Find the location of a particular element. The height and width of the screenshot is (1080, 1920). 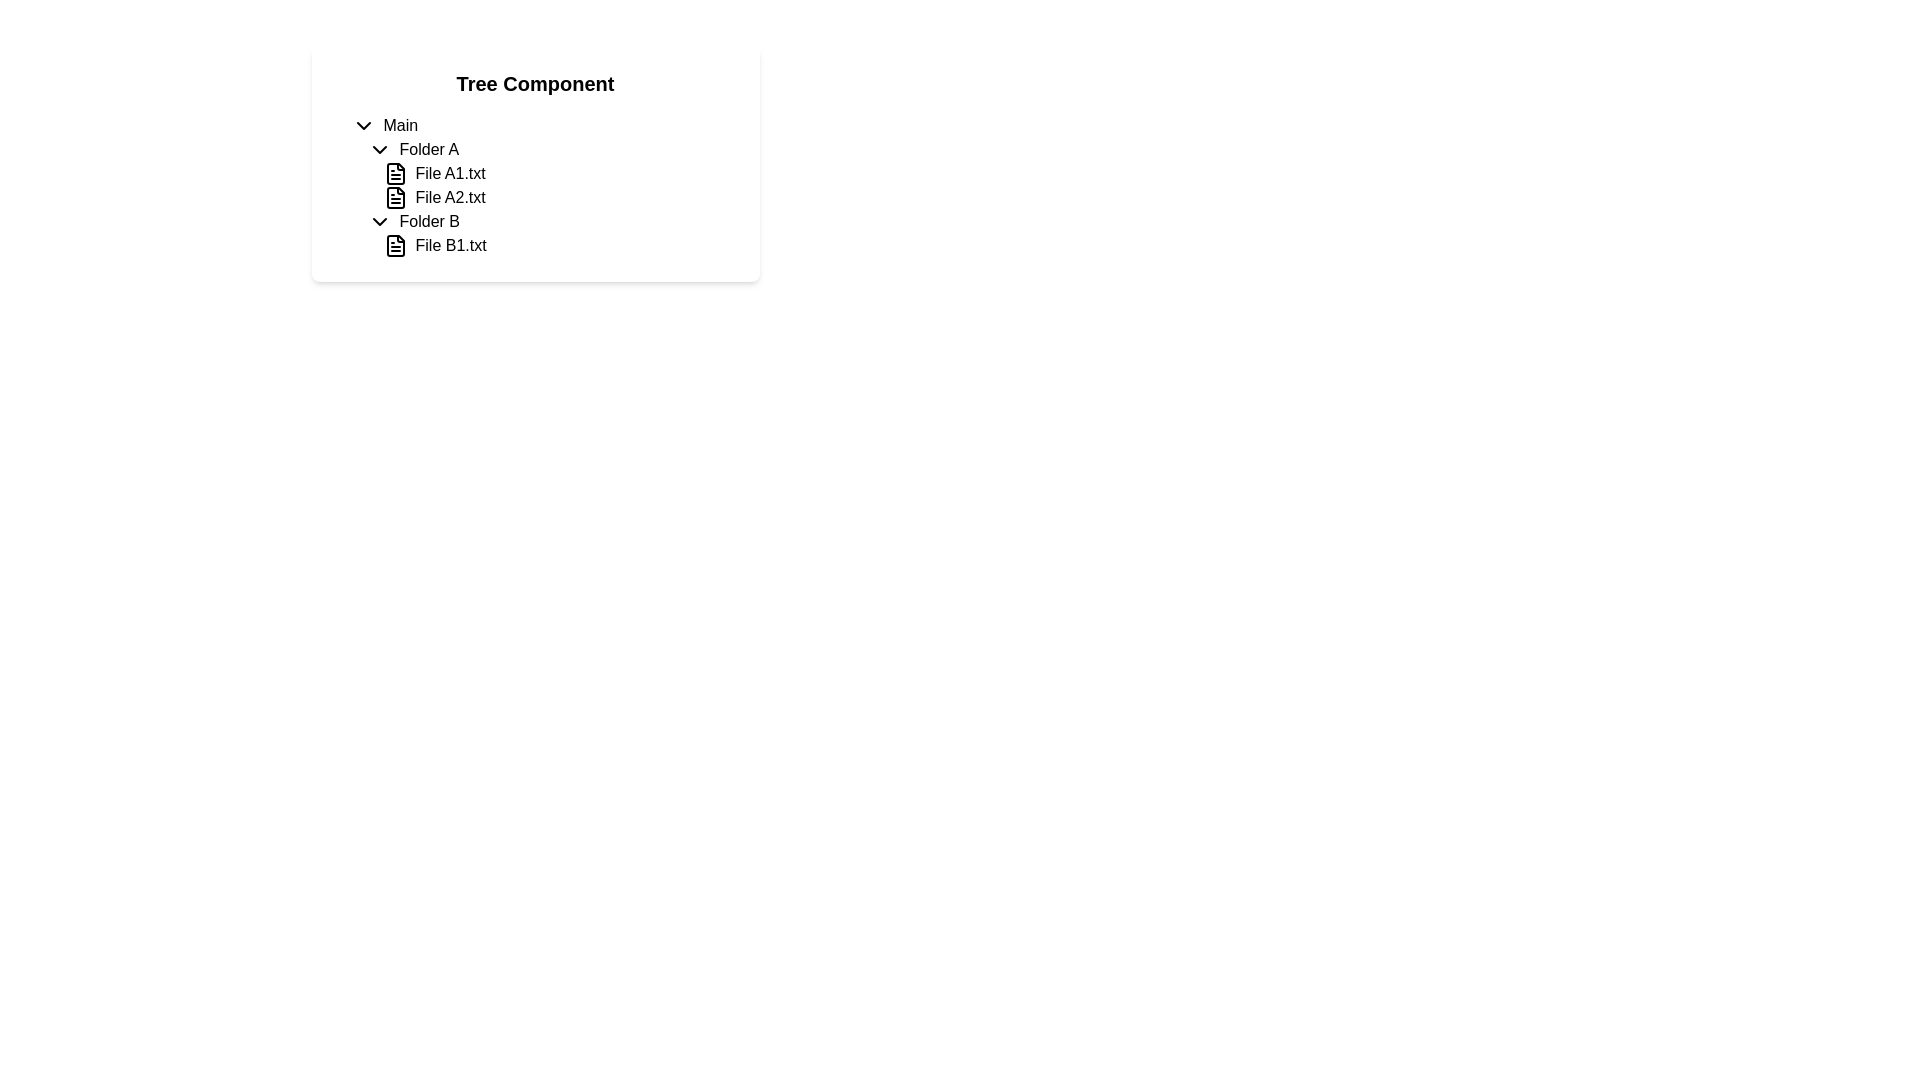

the text label representing the file named 'File B1.txt' is located at coordinates (450, 245).